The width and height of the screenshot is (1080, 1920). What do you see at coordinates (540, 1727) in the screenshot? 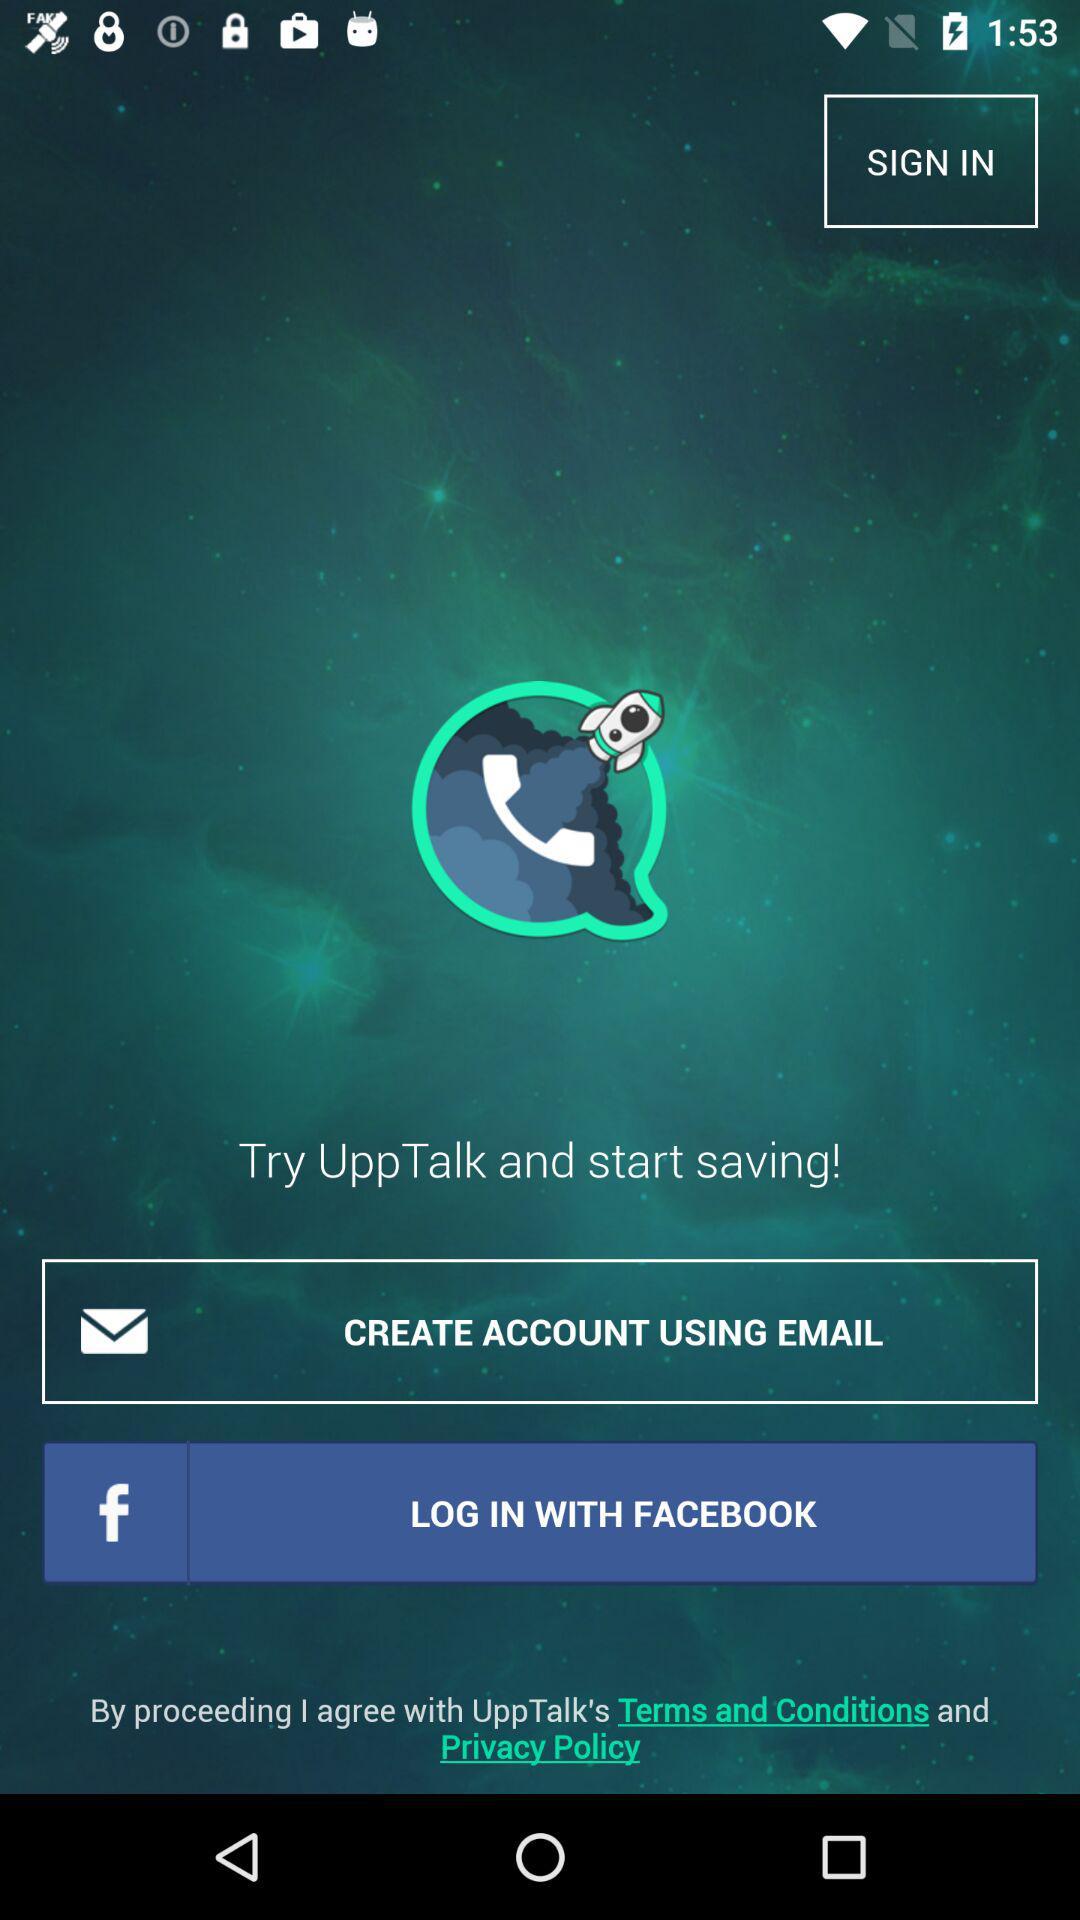
I see `the by proceeding i icon` at bounding box center [540, 1727].